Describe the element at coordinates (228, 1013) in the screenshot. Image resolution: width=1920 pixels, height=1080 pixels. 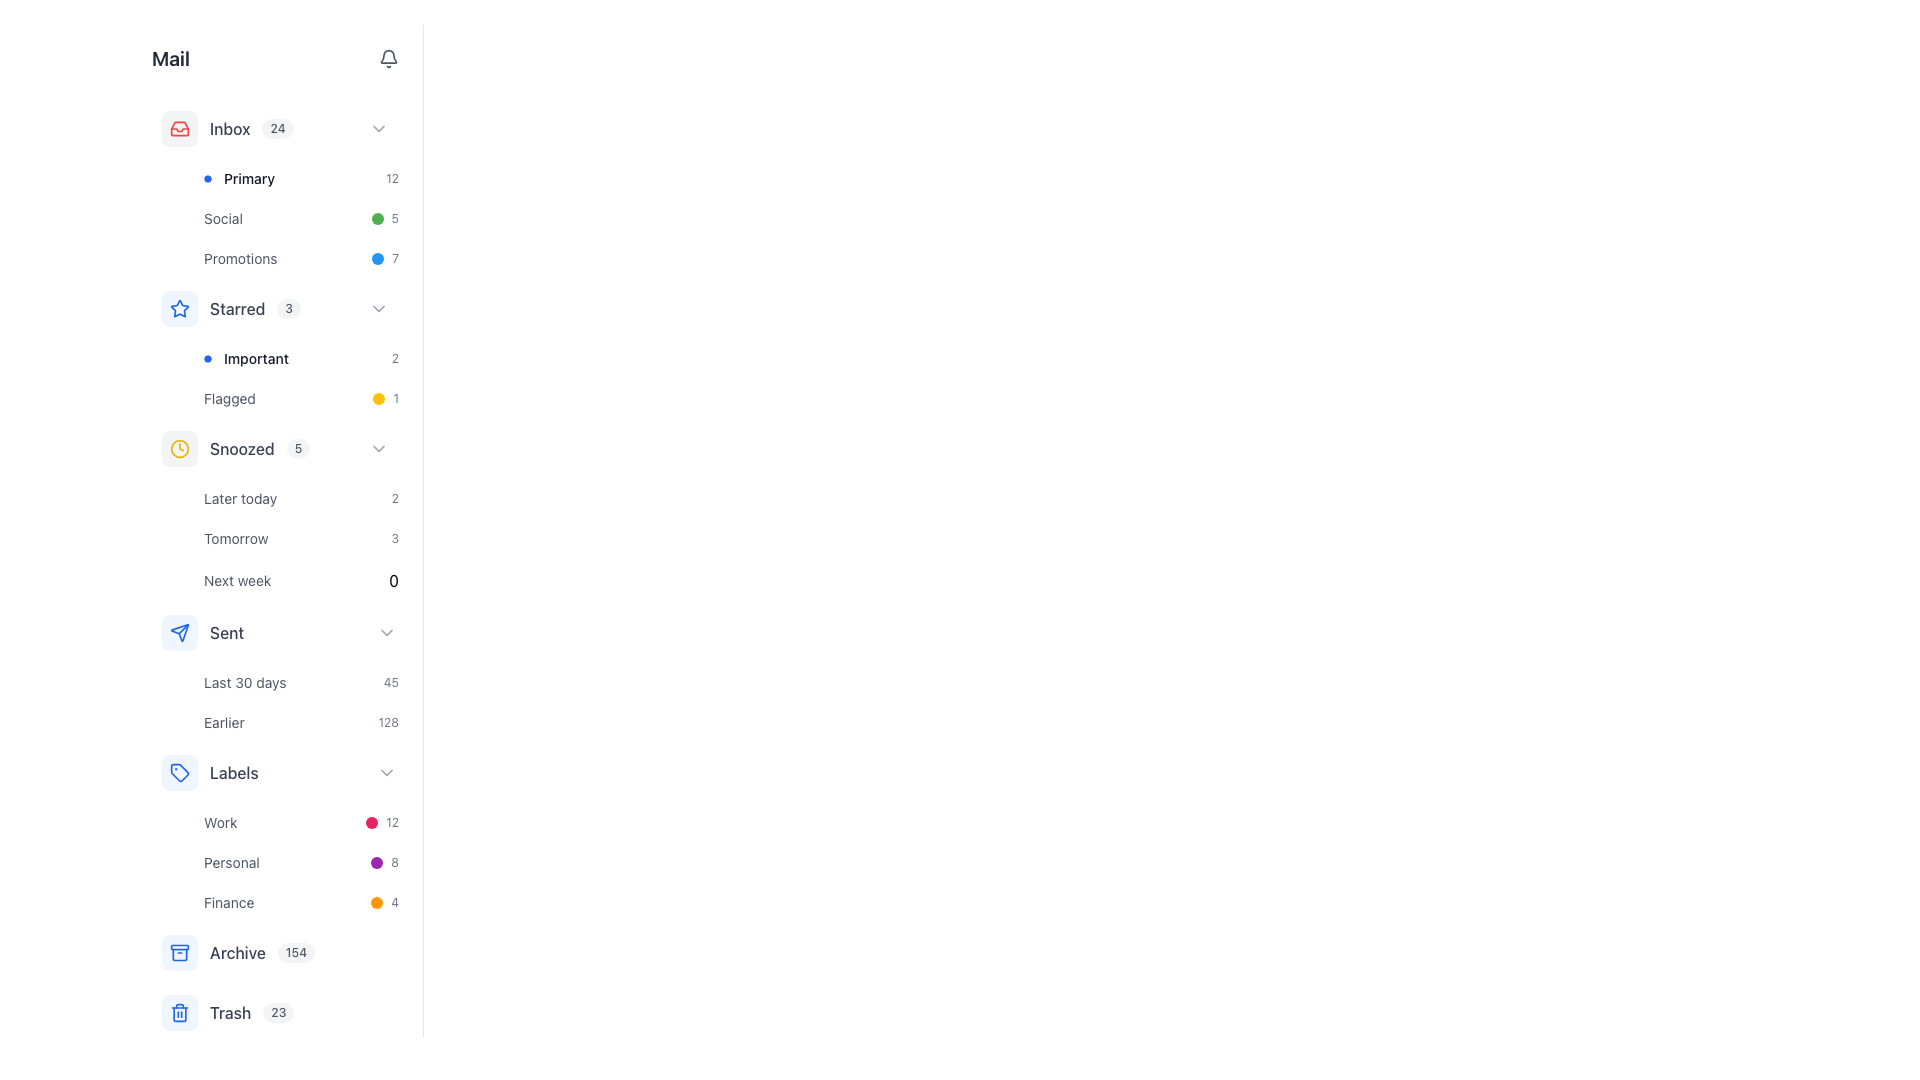
I see `the blue trash can icon next to the 'Trash' text in the sidebar` at that location.